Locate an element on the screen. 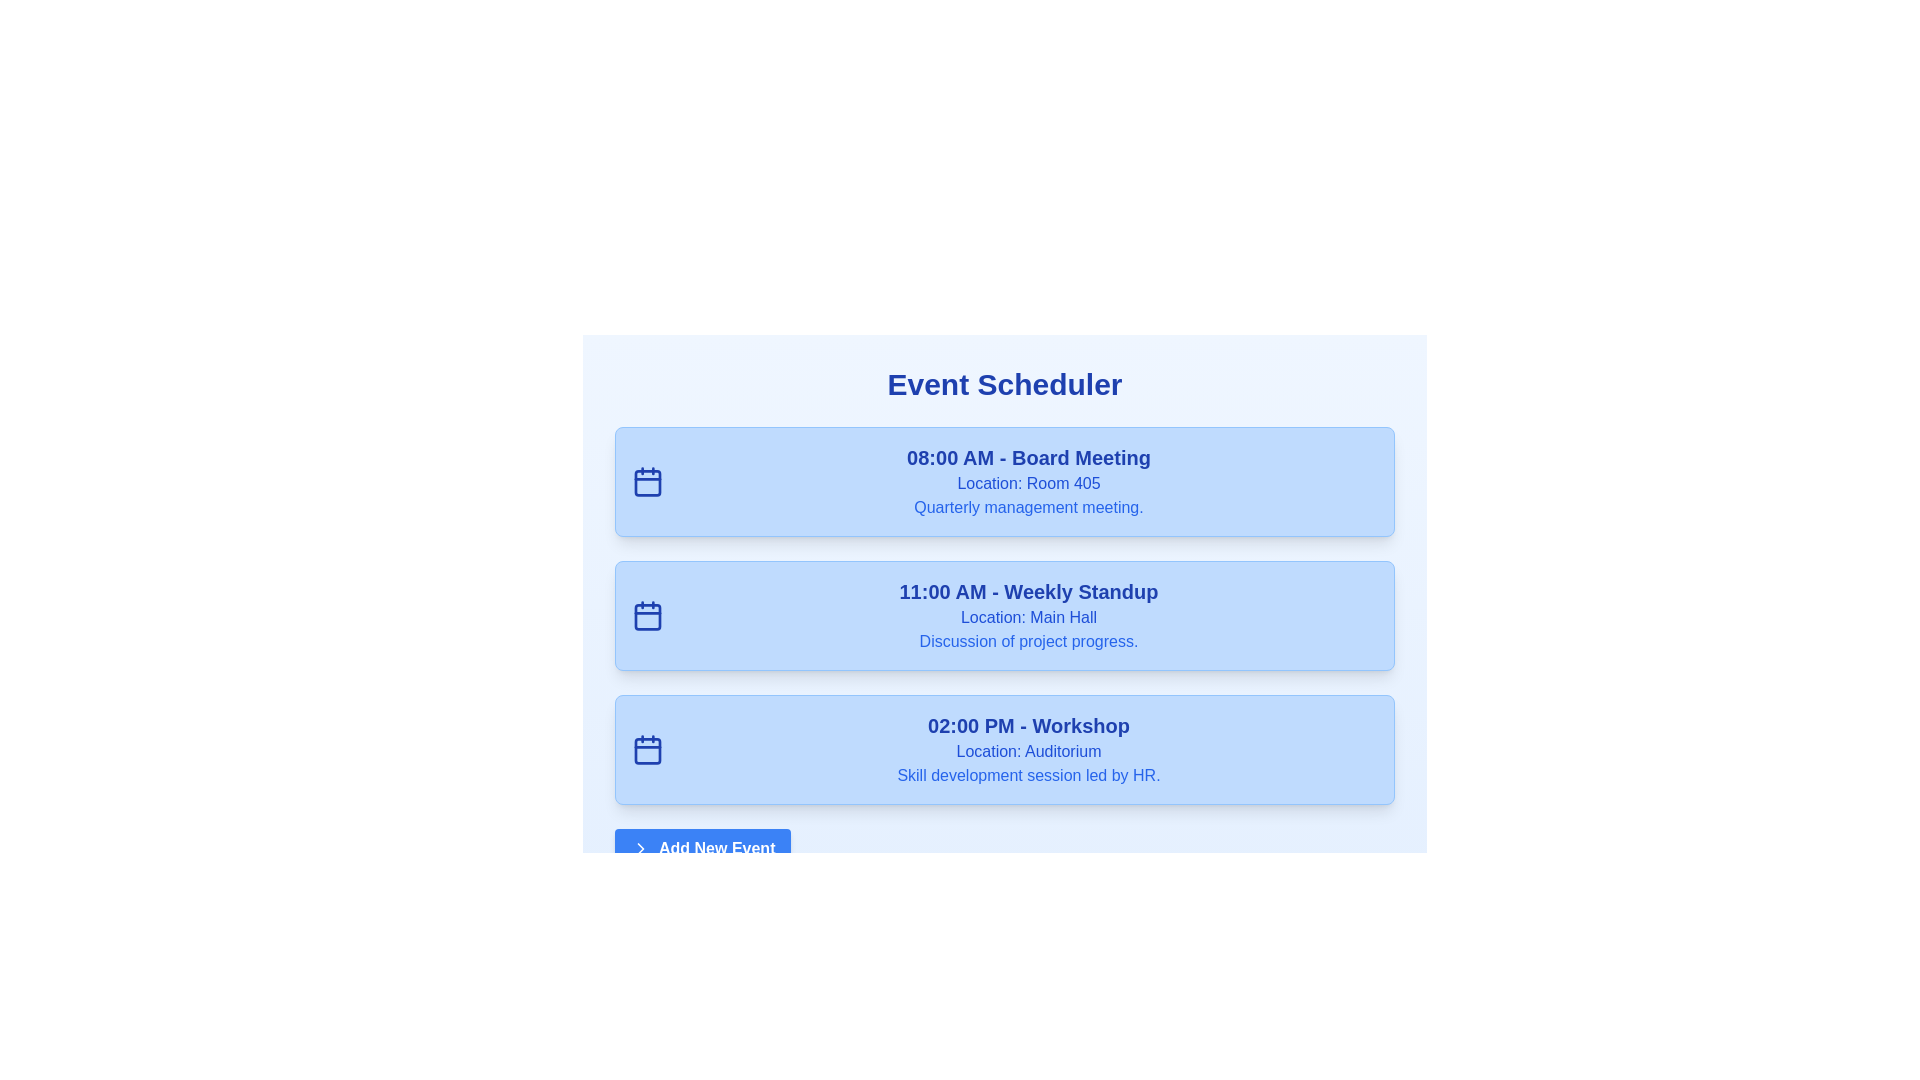  the main rectangular section of the calendar icon representing the date box for the '02:00 PM - Workshop' event in the lower card of the event list is located at coordinates (648, 751).